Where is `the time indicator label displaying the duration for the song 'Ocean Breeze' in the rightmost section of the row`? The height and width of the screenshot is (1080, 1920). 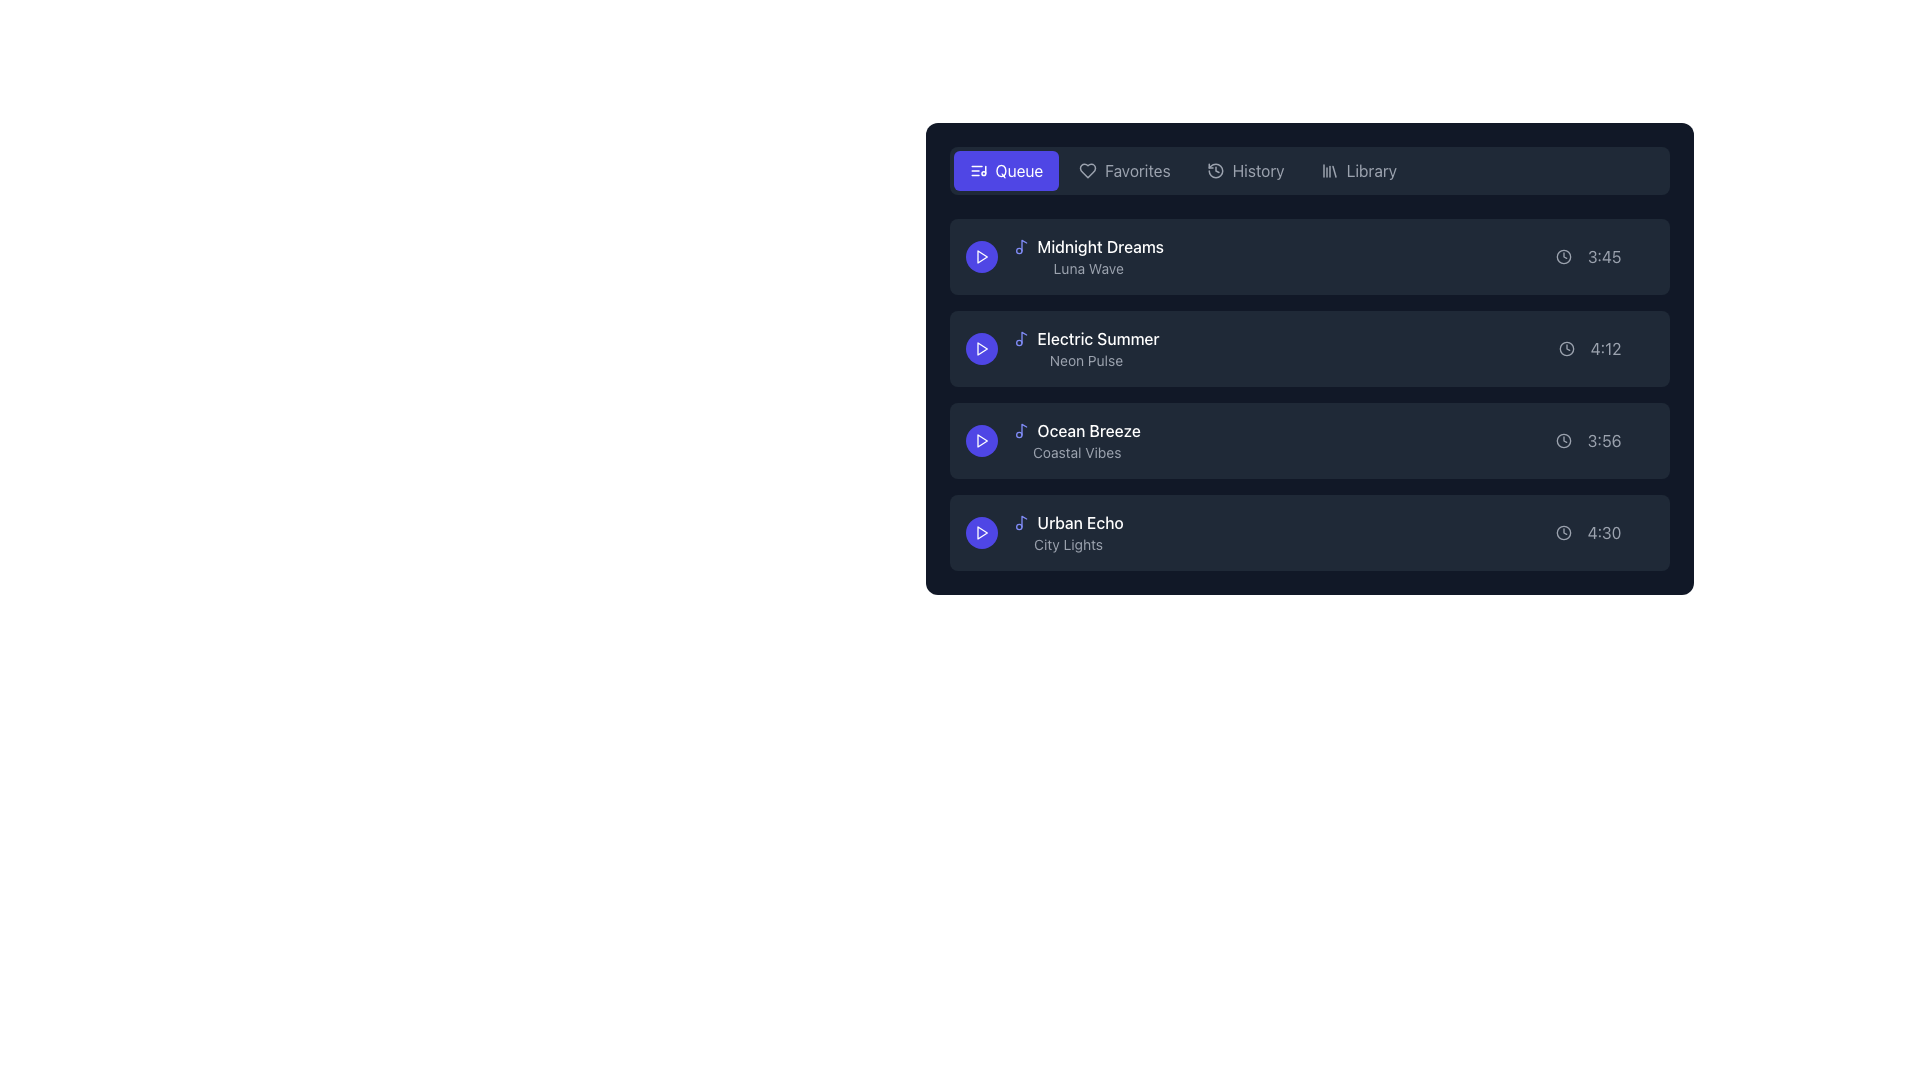
the time indicator label displaying the duration for the song 'Ocean Breeze' in the rightmost section of the row is located at coordinates (1604, 439).